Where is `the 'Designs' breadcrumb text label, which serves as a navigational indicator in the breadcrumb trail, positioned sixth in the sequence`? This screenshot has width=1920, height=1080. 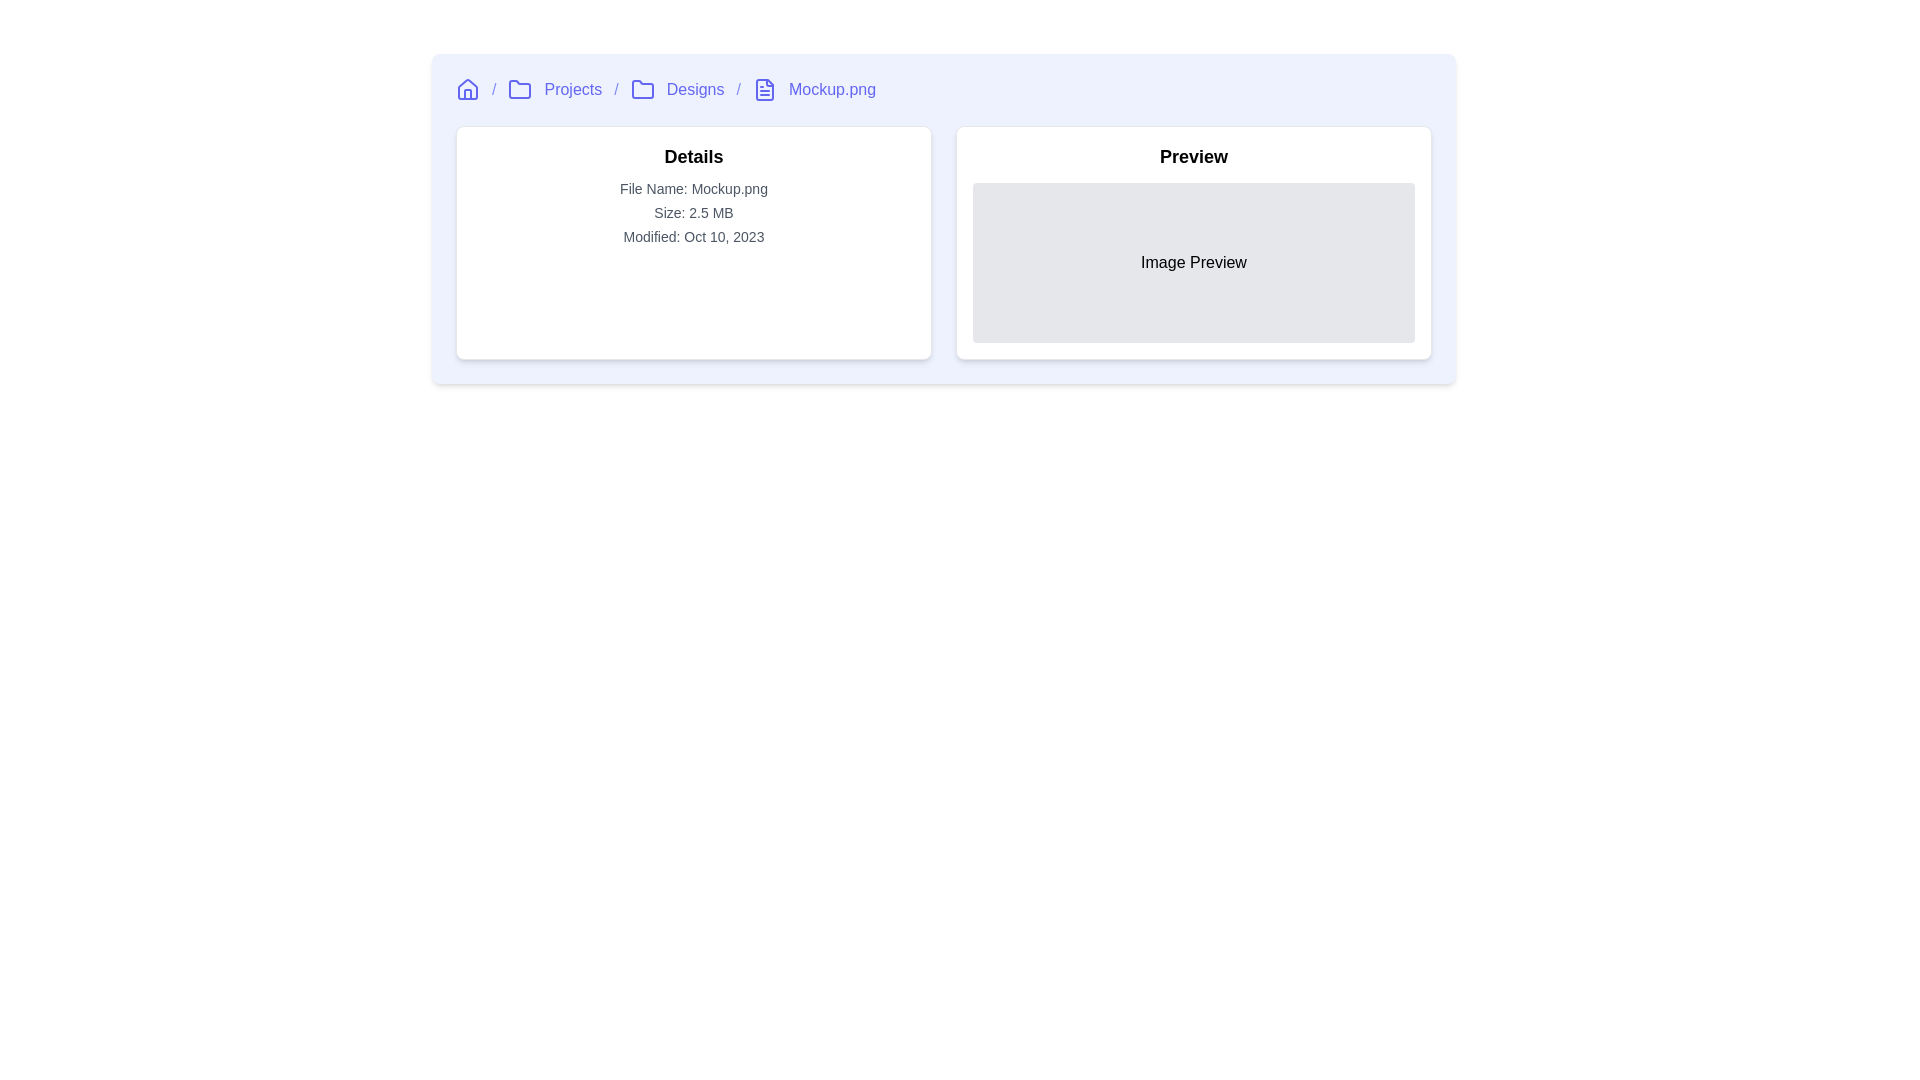
the 'Designs' breadcrumb text label, which serves as a navigational indicator in the breadcrumb trail, positioned sixth in the sequence is located at coordinates (695, 88).